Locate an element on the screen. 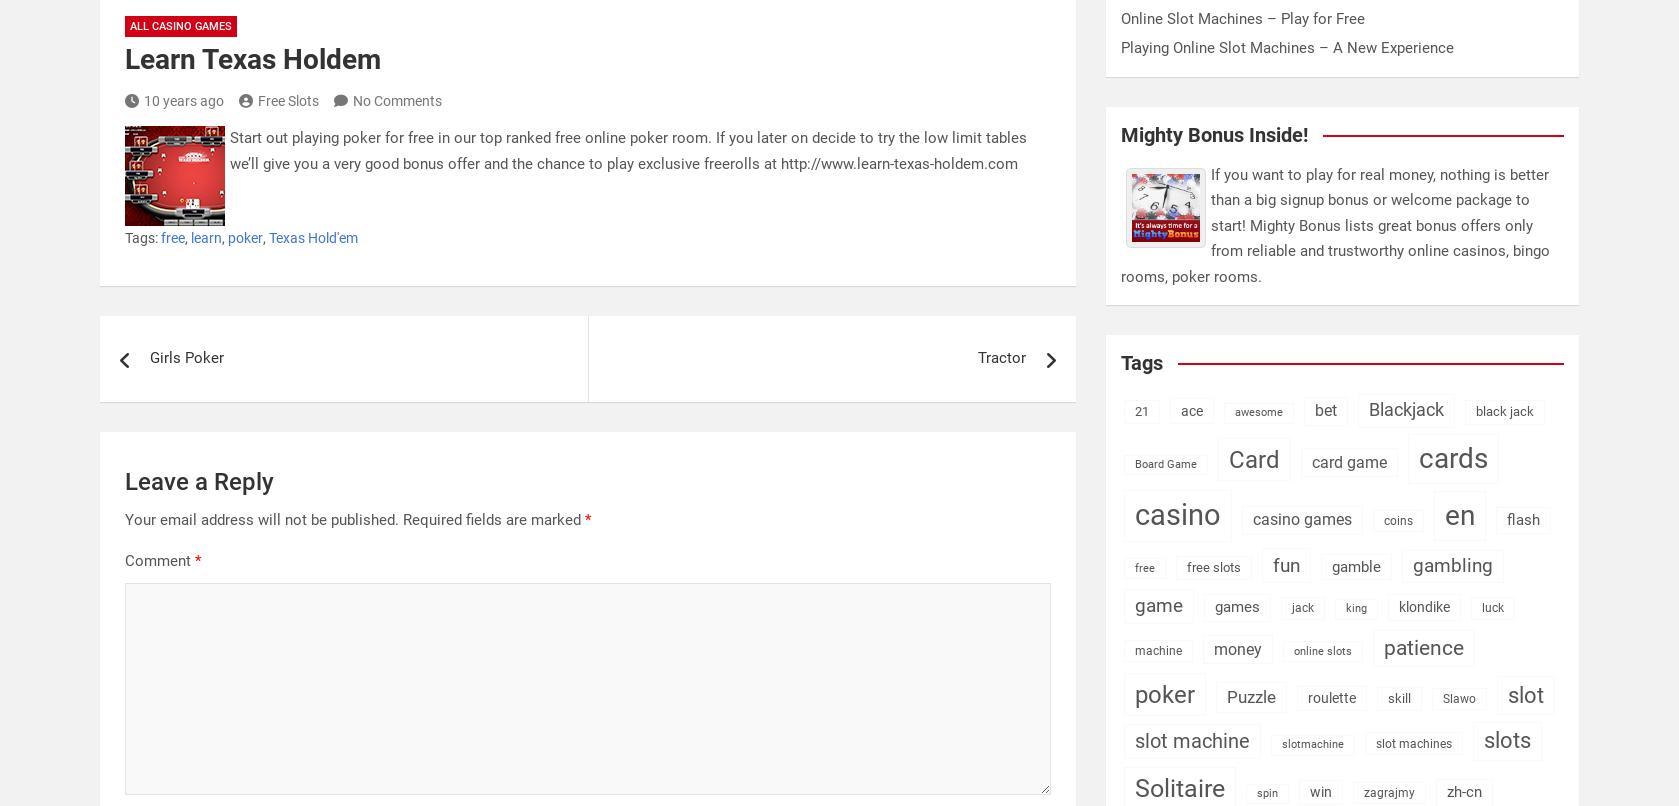  'slots' is located at coordinates (1506, 739).